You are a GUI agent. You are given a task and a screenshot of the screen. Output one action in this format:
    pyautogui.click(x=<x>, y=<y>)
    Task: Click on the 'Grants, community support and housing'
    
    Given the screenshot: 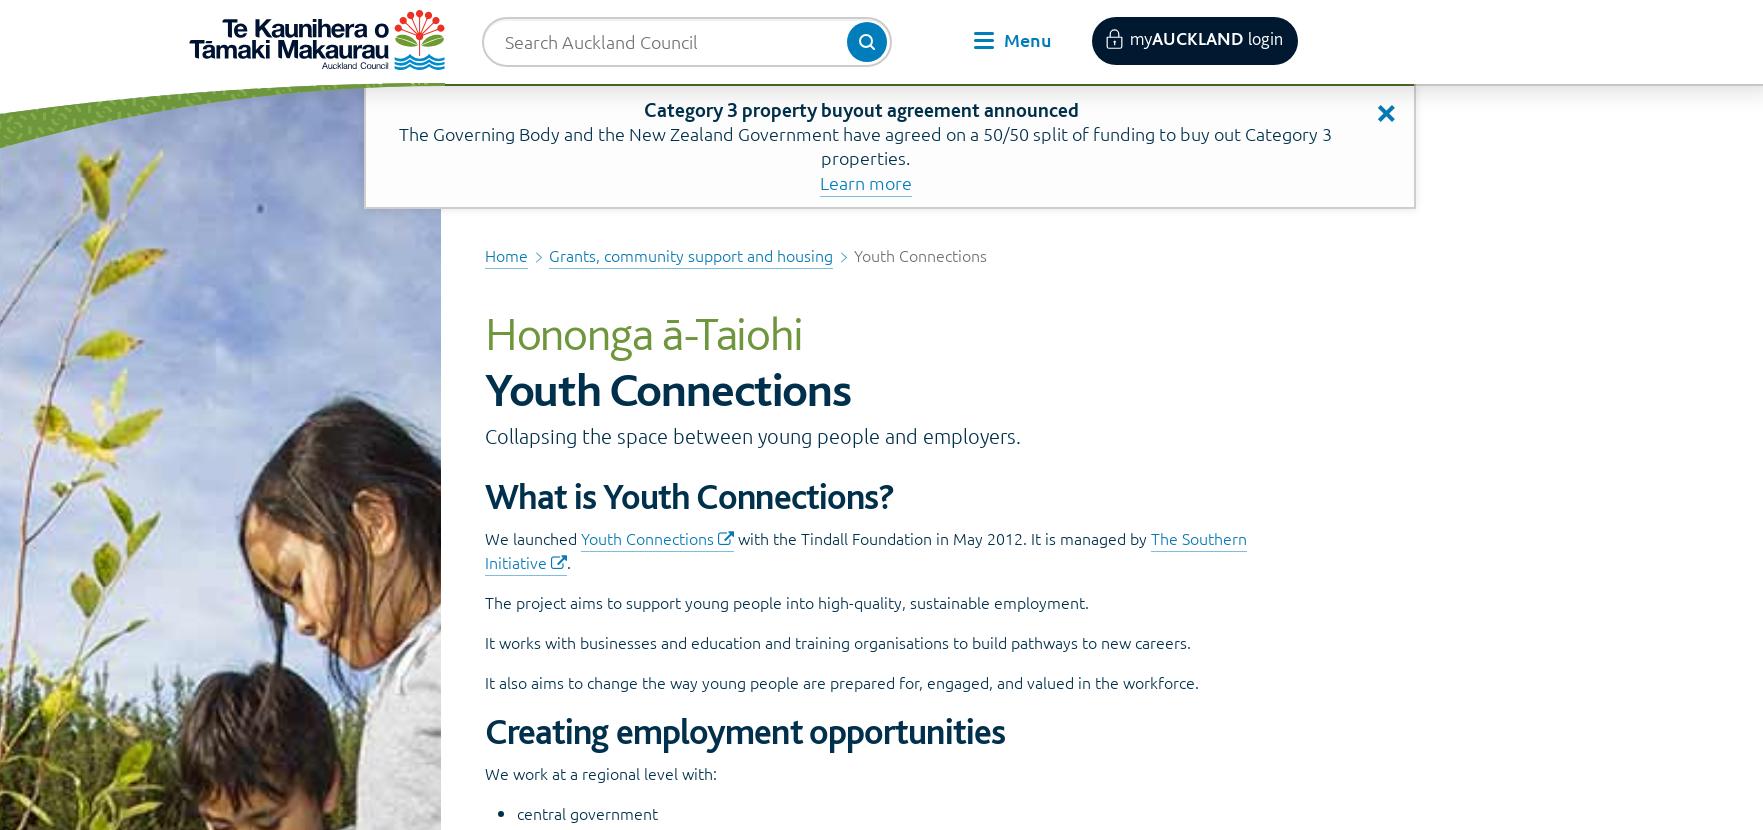 What is the action you would take?
    pyautogui.click(x=690, y=254)
    